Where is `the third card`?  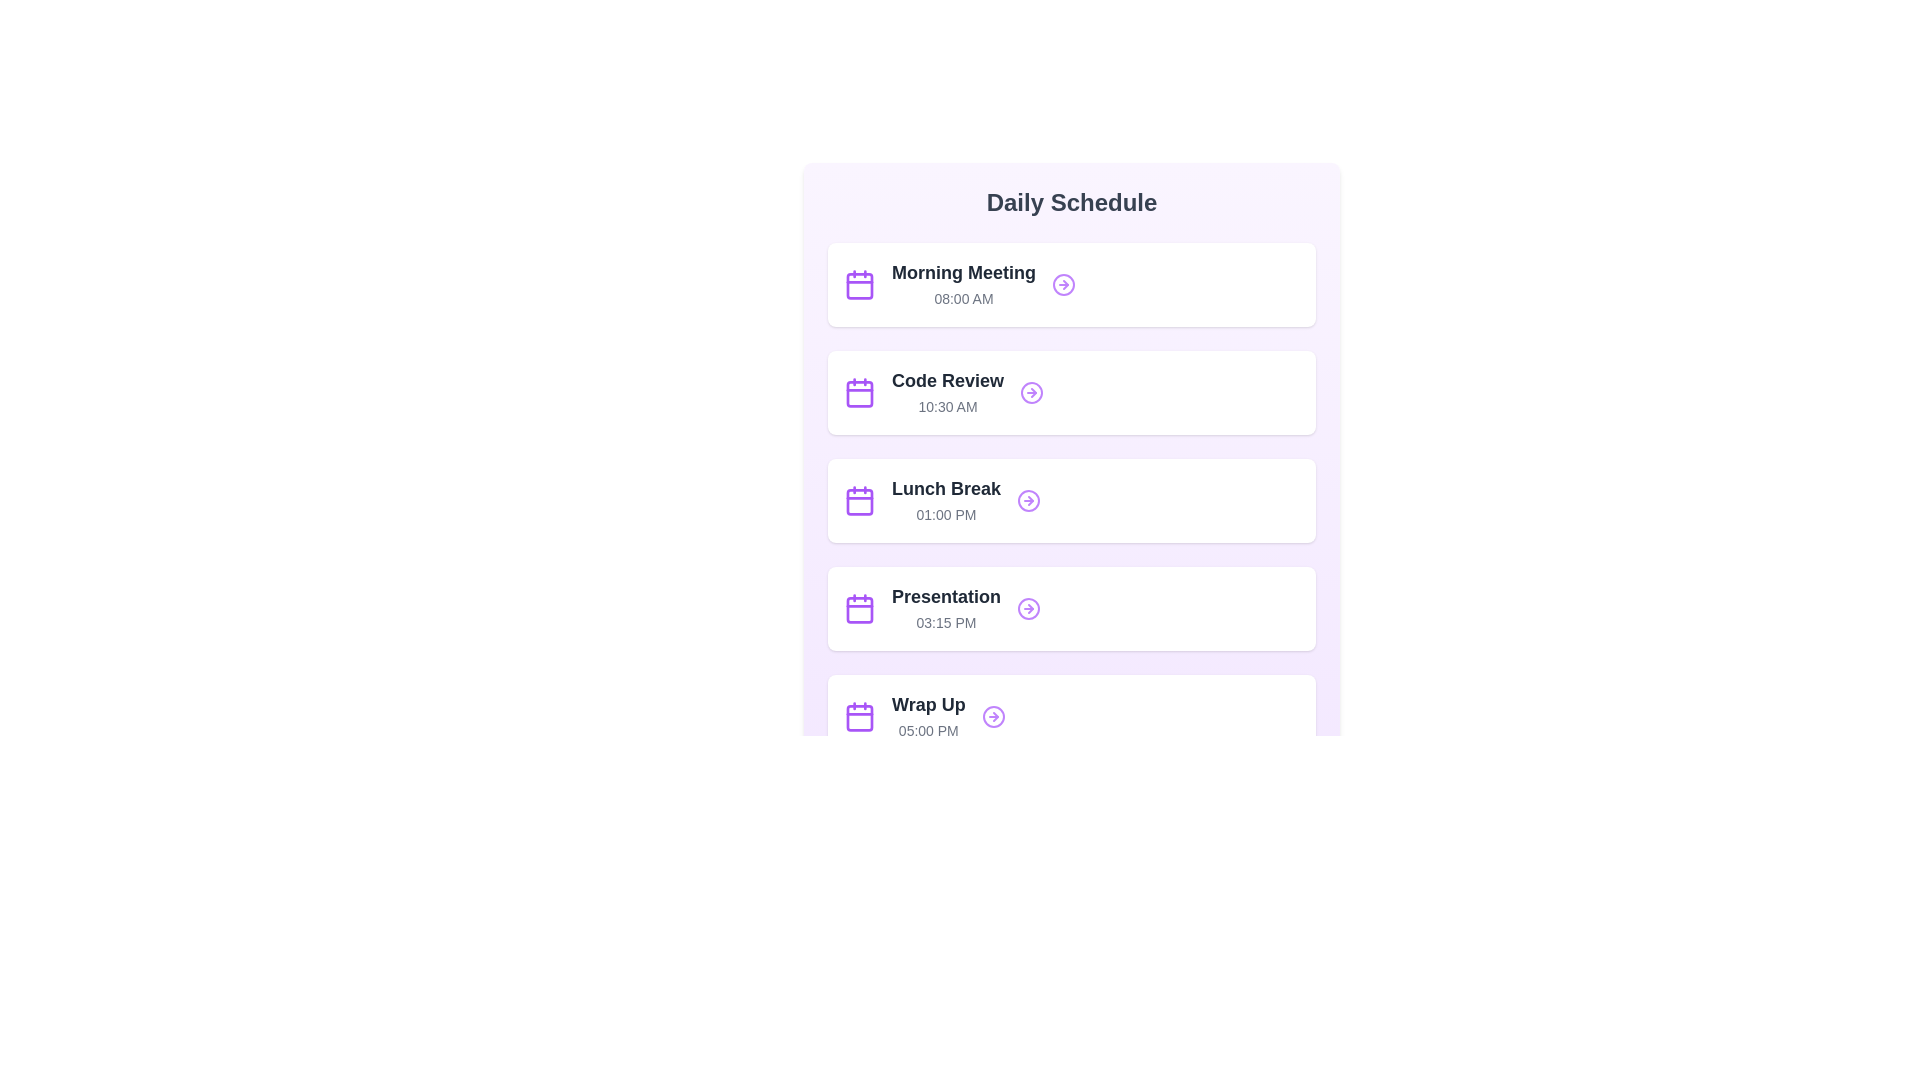
the third card is located at coordinates (1070, 500).